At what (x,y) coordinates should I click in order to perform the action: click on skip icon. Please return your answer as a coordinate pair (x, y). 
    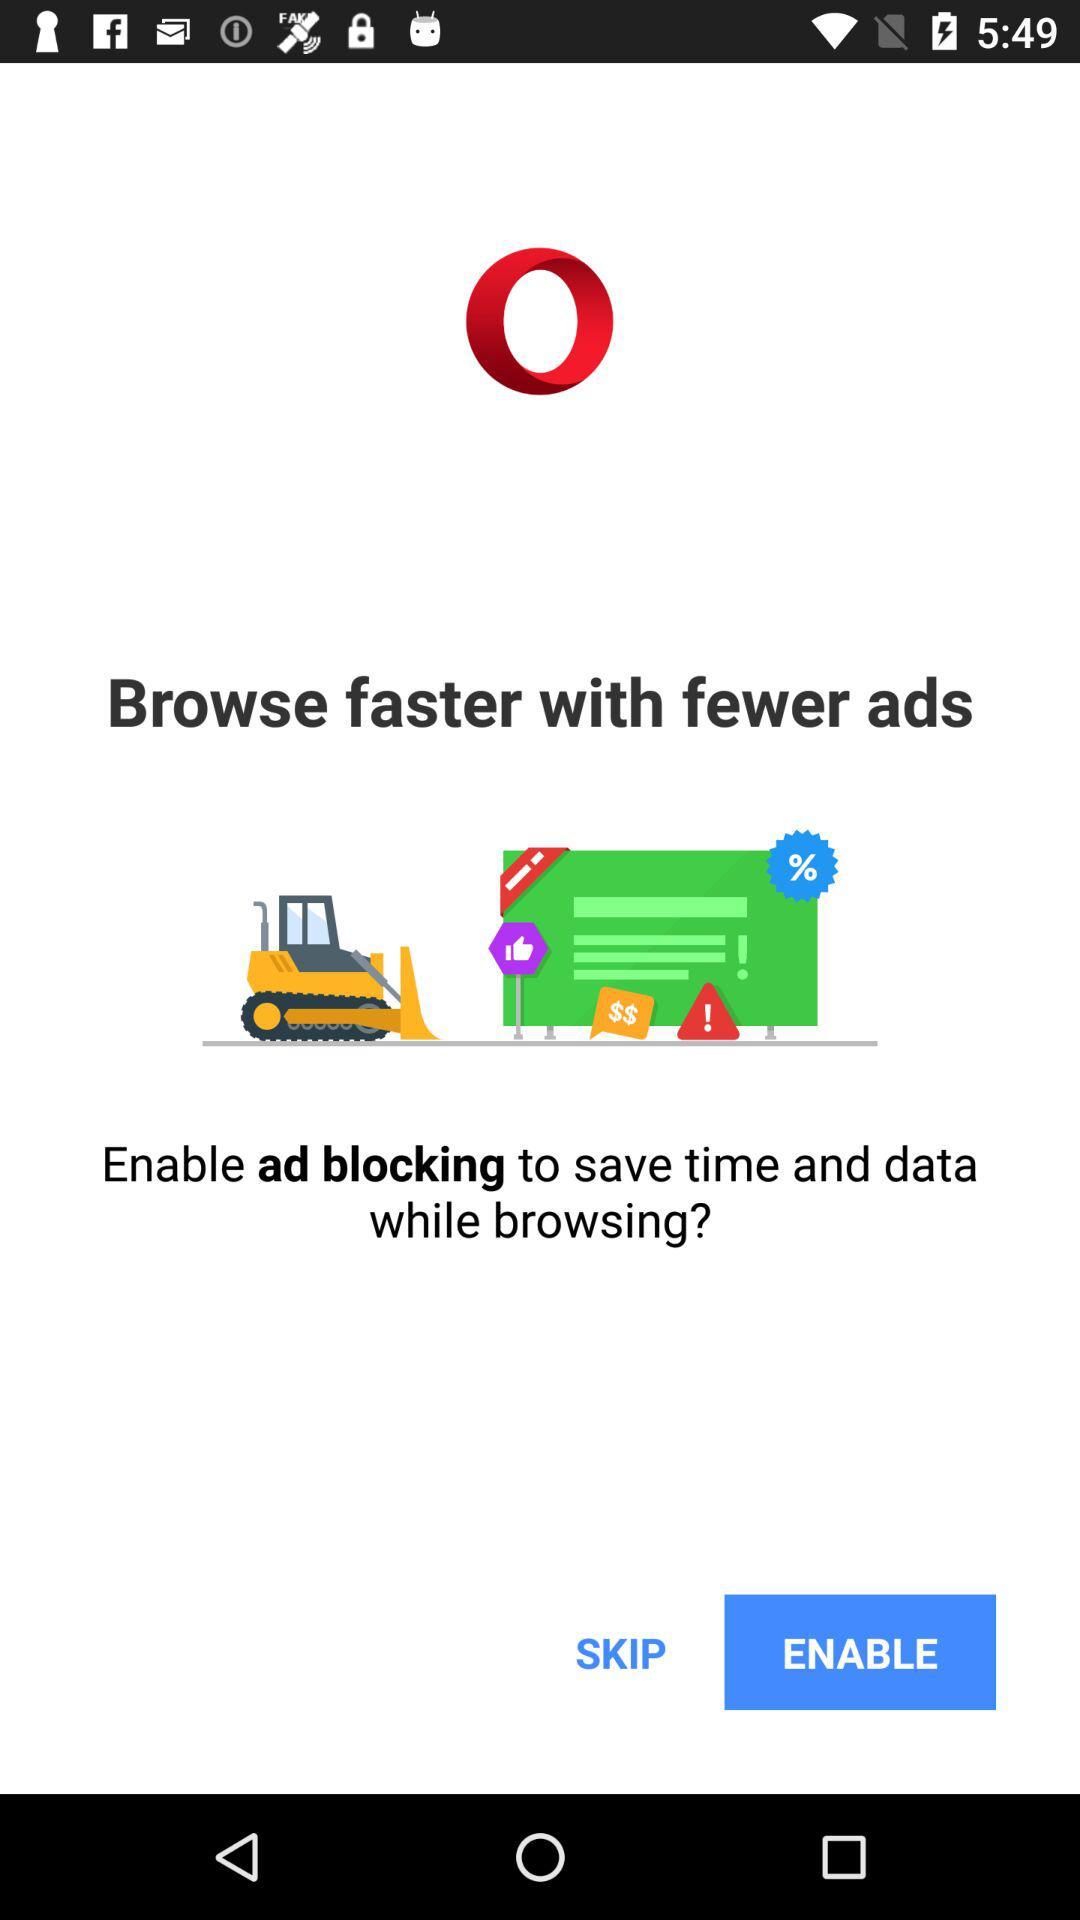
    Looking at the image, I should click on (620, 1652).